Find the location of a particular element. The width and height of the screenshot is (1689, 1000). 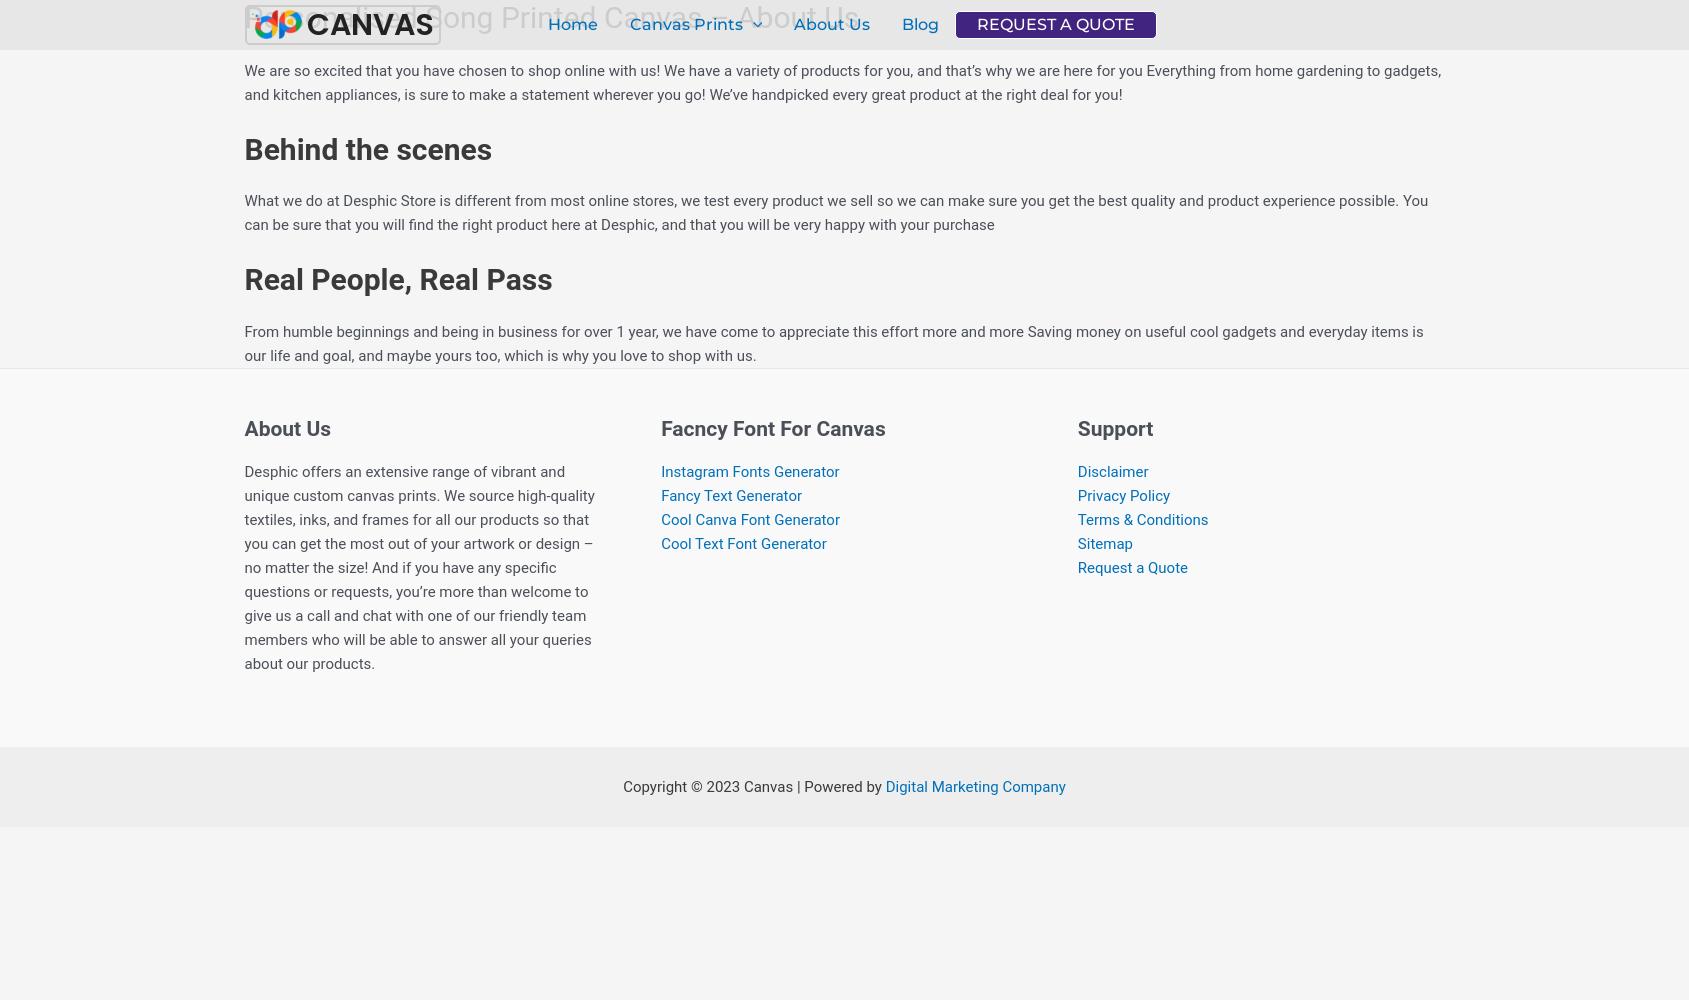

'Personalised Song Printed Canvas – About Us' is located at coordinates (551, 17).